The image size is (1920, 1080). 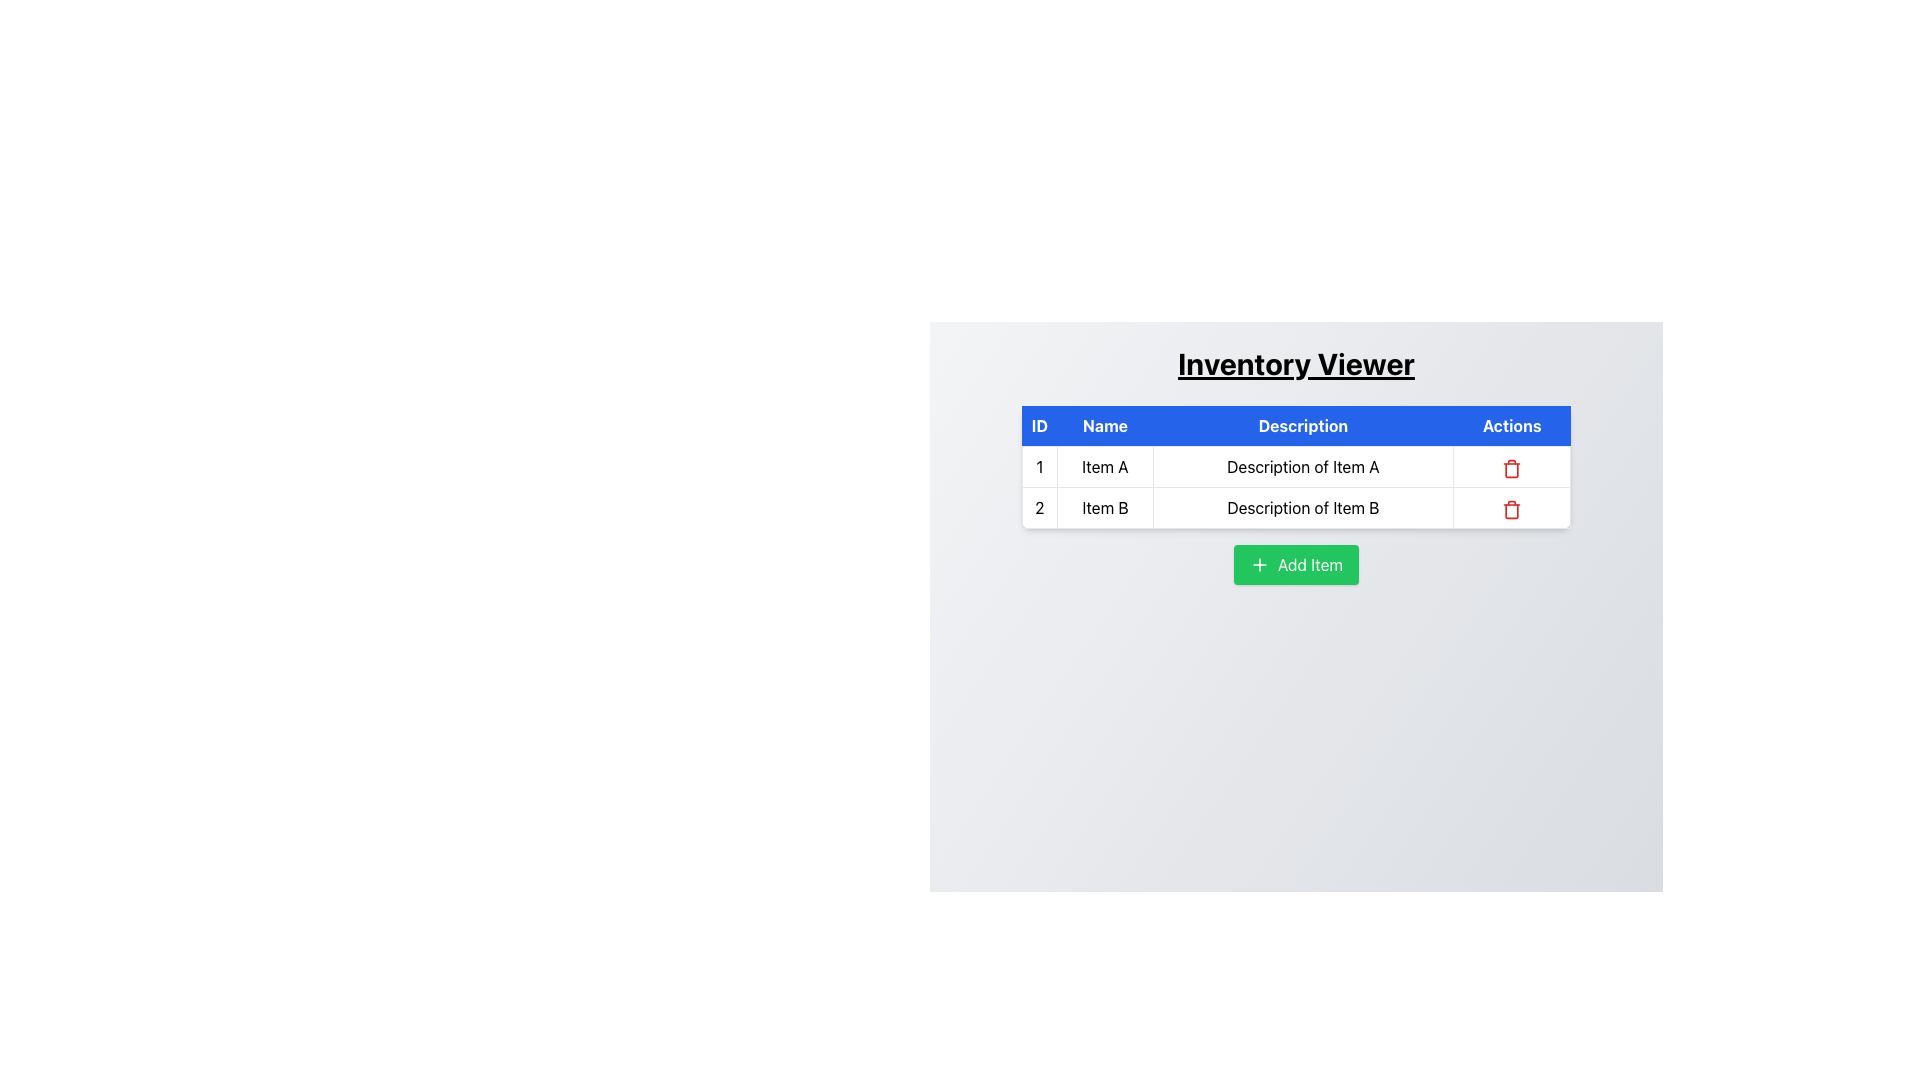 I want to click on the delete icon button in the second row of the table, so click(x=1512, y=507).